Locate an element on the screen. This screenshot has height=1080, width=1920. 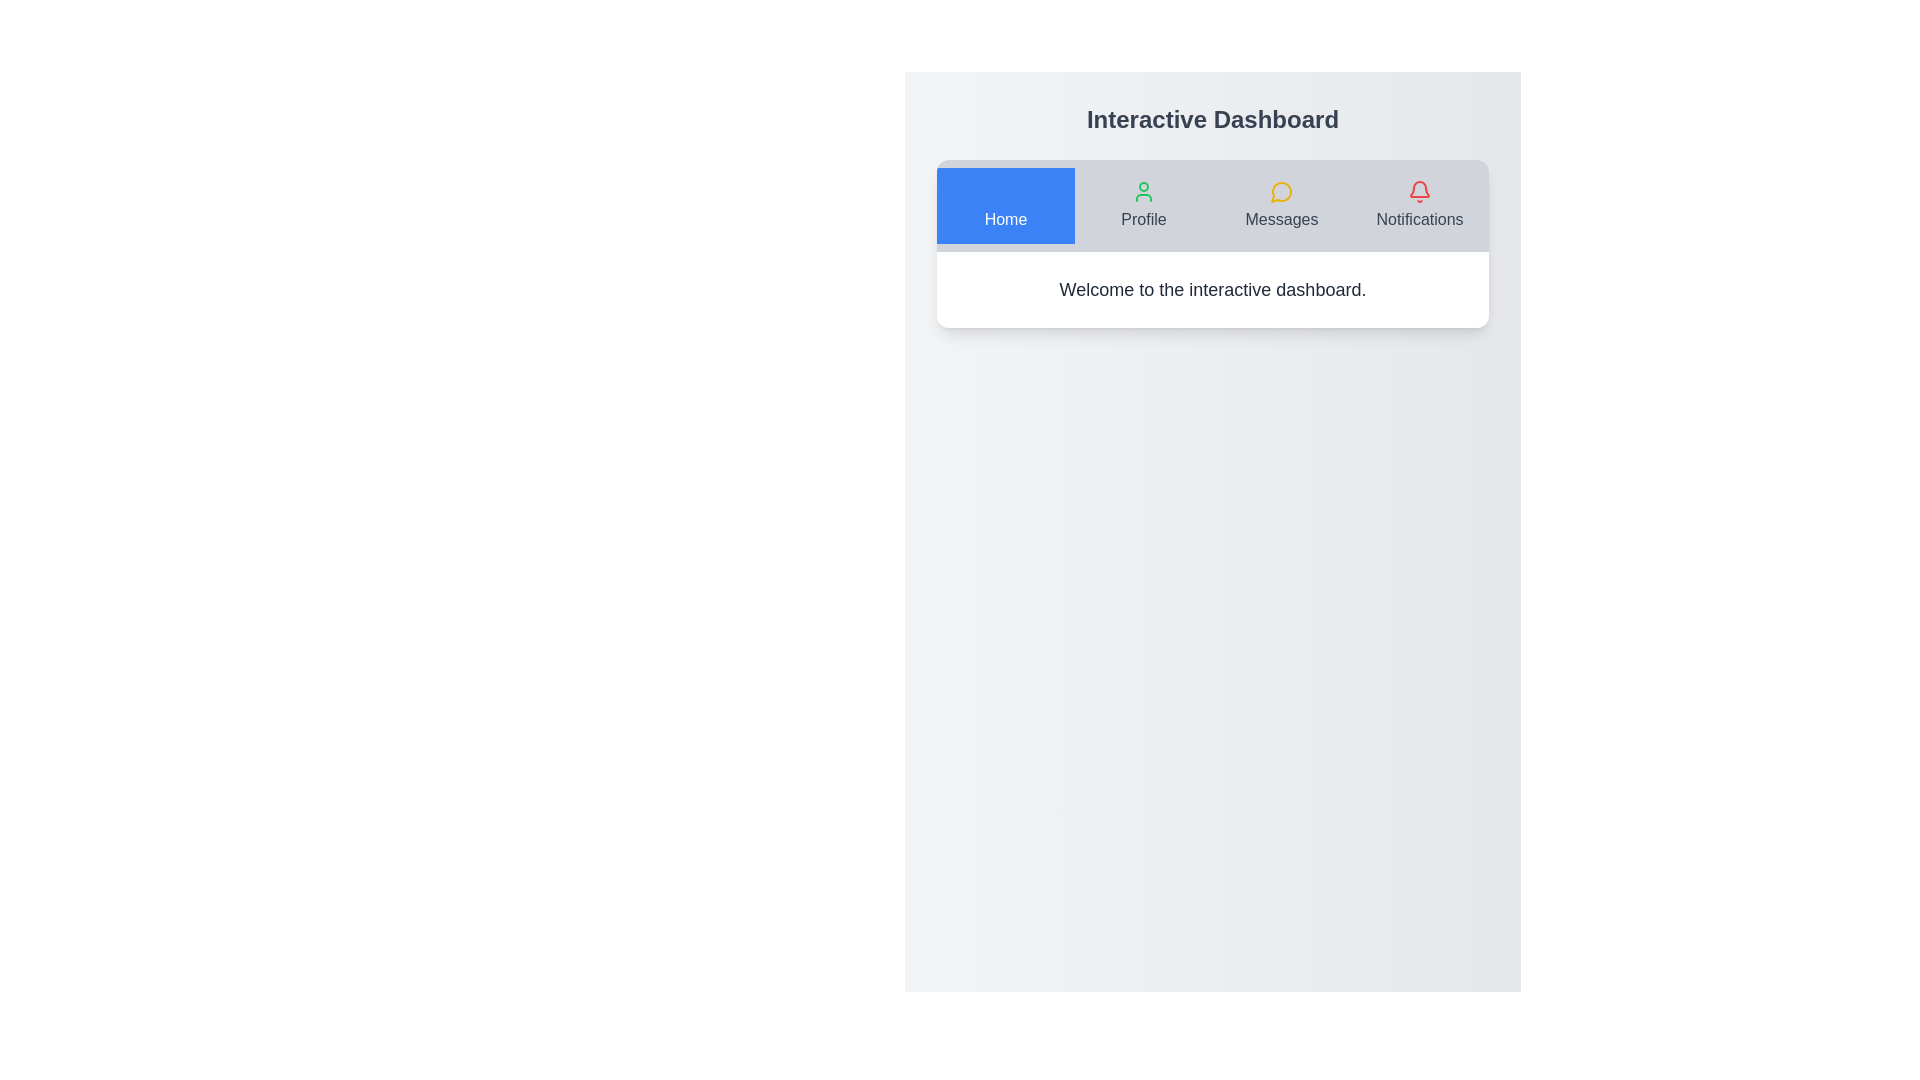
the bell icon in the top-right corner of the navigation bar labeled 'Notifications' is located at coordinates (1419, 205).